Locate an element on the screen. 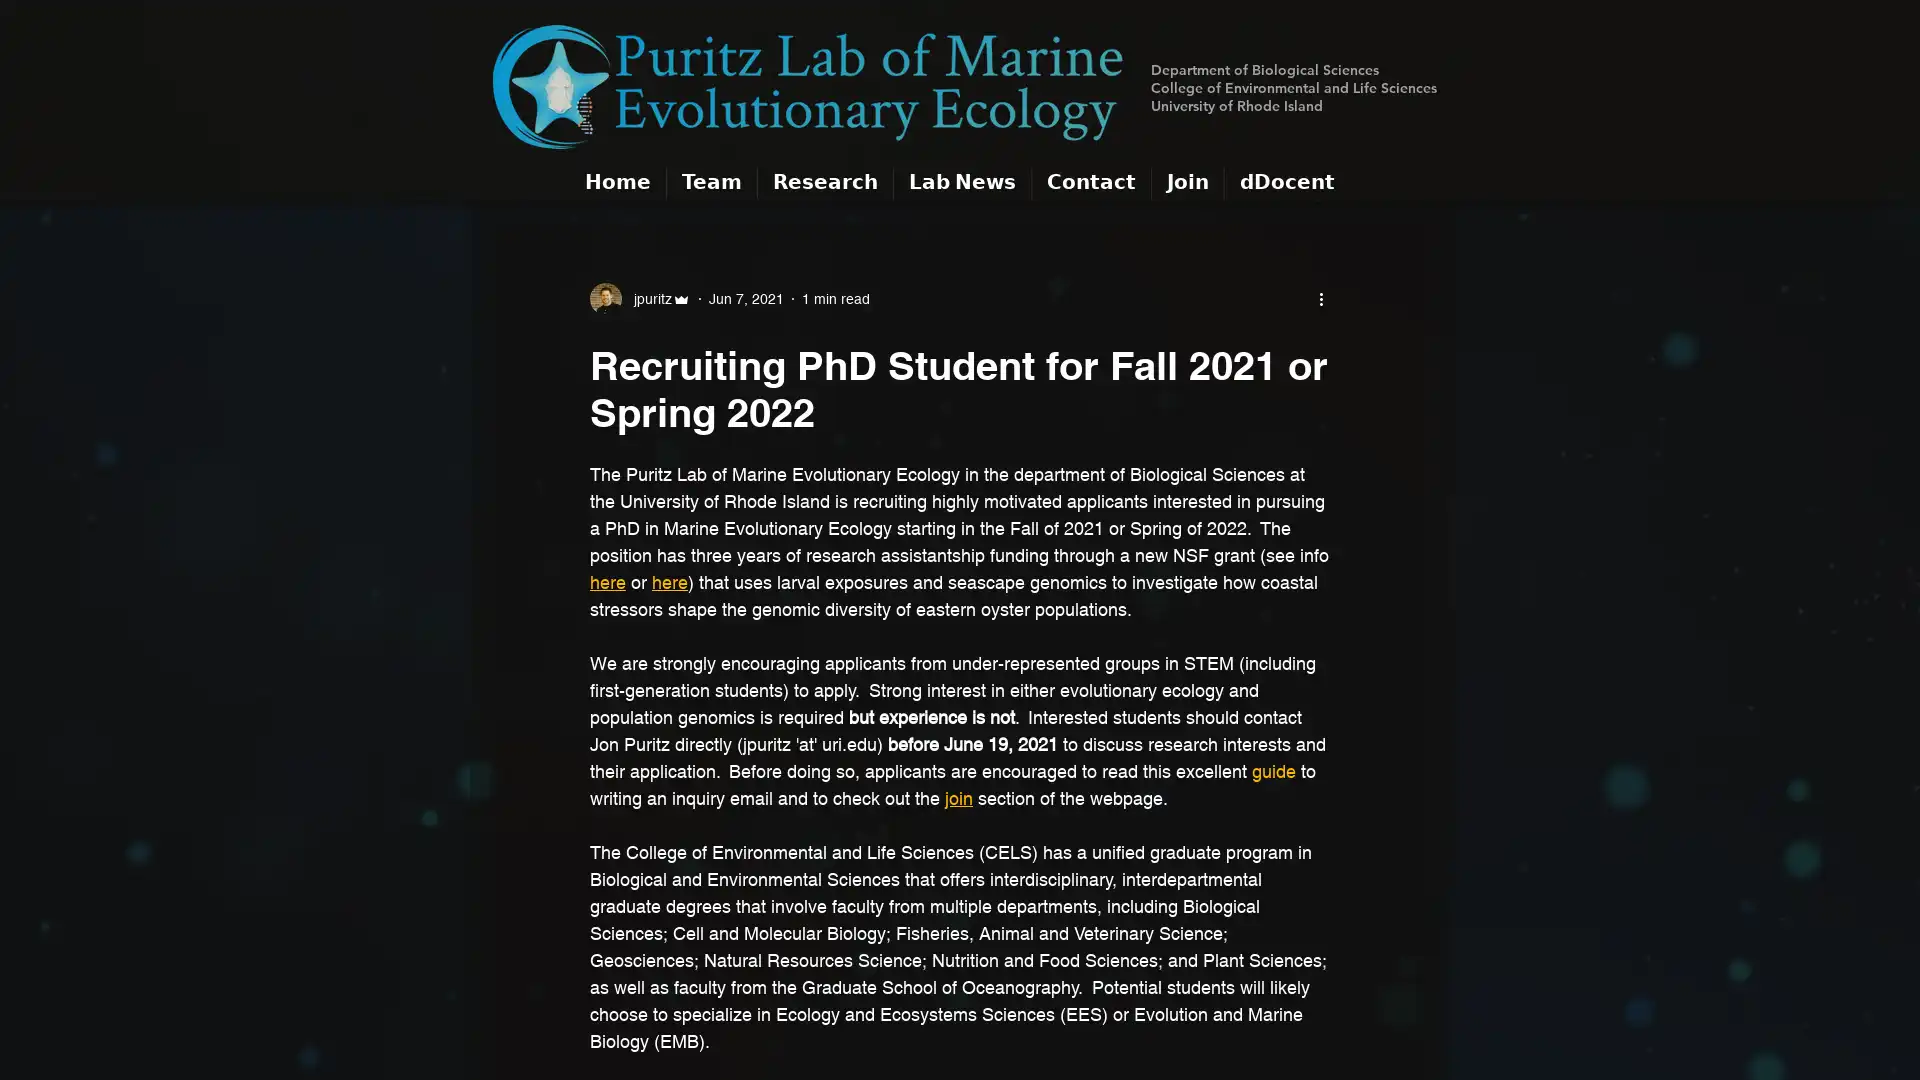 This screenshot has width=1920, height=1080. More actions is located at coordinates (1327, 298).